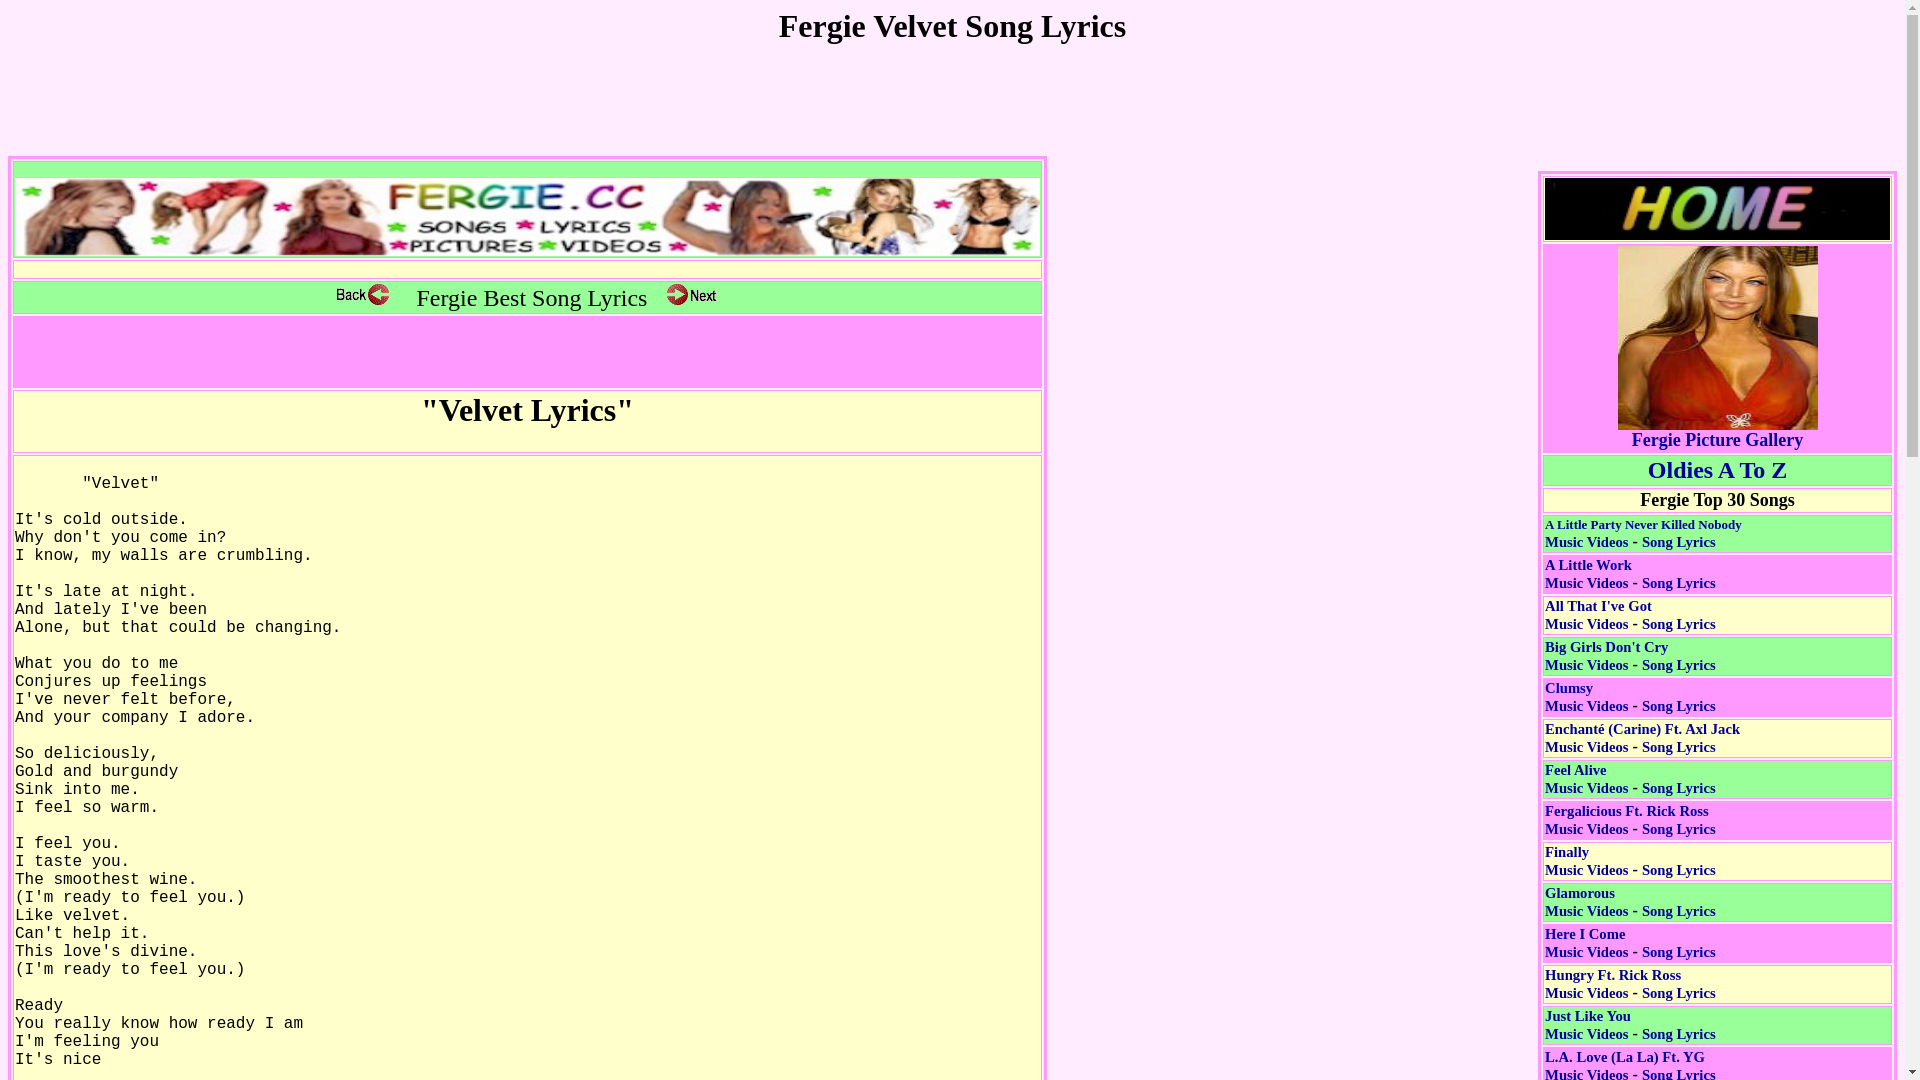  What do you see at coordinates (1544, 1025) in the screenshot?
I see `'Just Like You` at bounding box center [1544, 1025].